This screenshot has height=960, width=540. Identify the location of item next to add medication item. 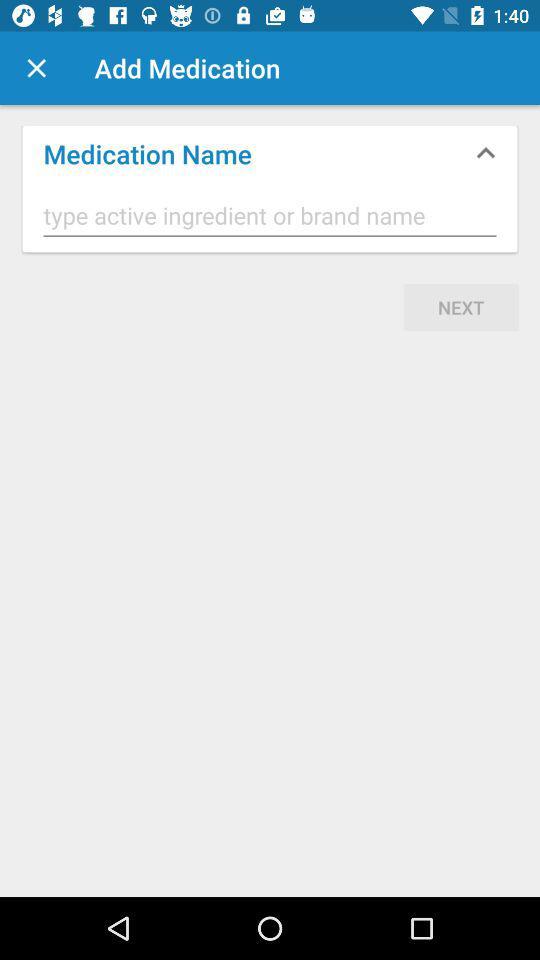
(36, 68).